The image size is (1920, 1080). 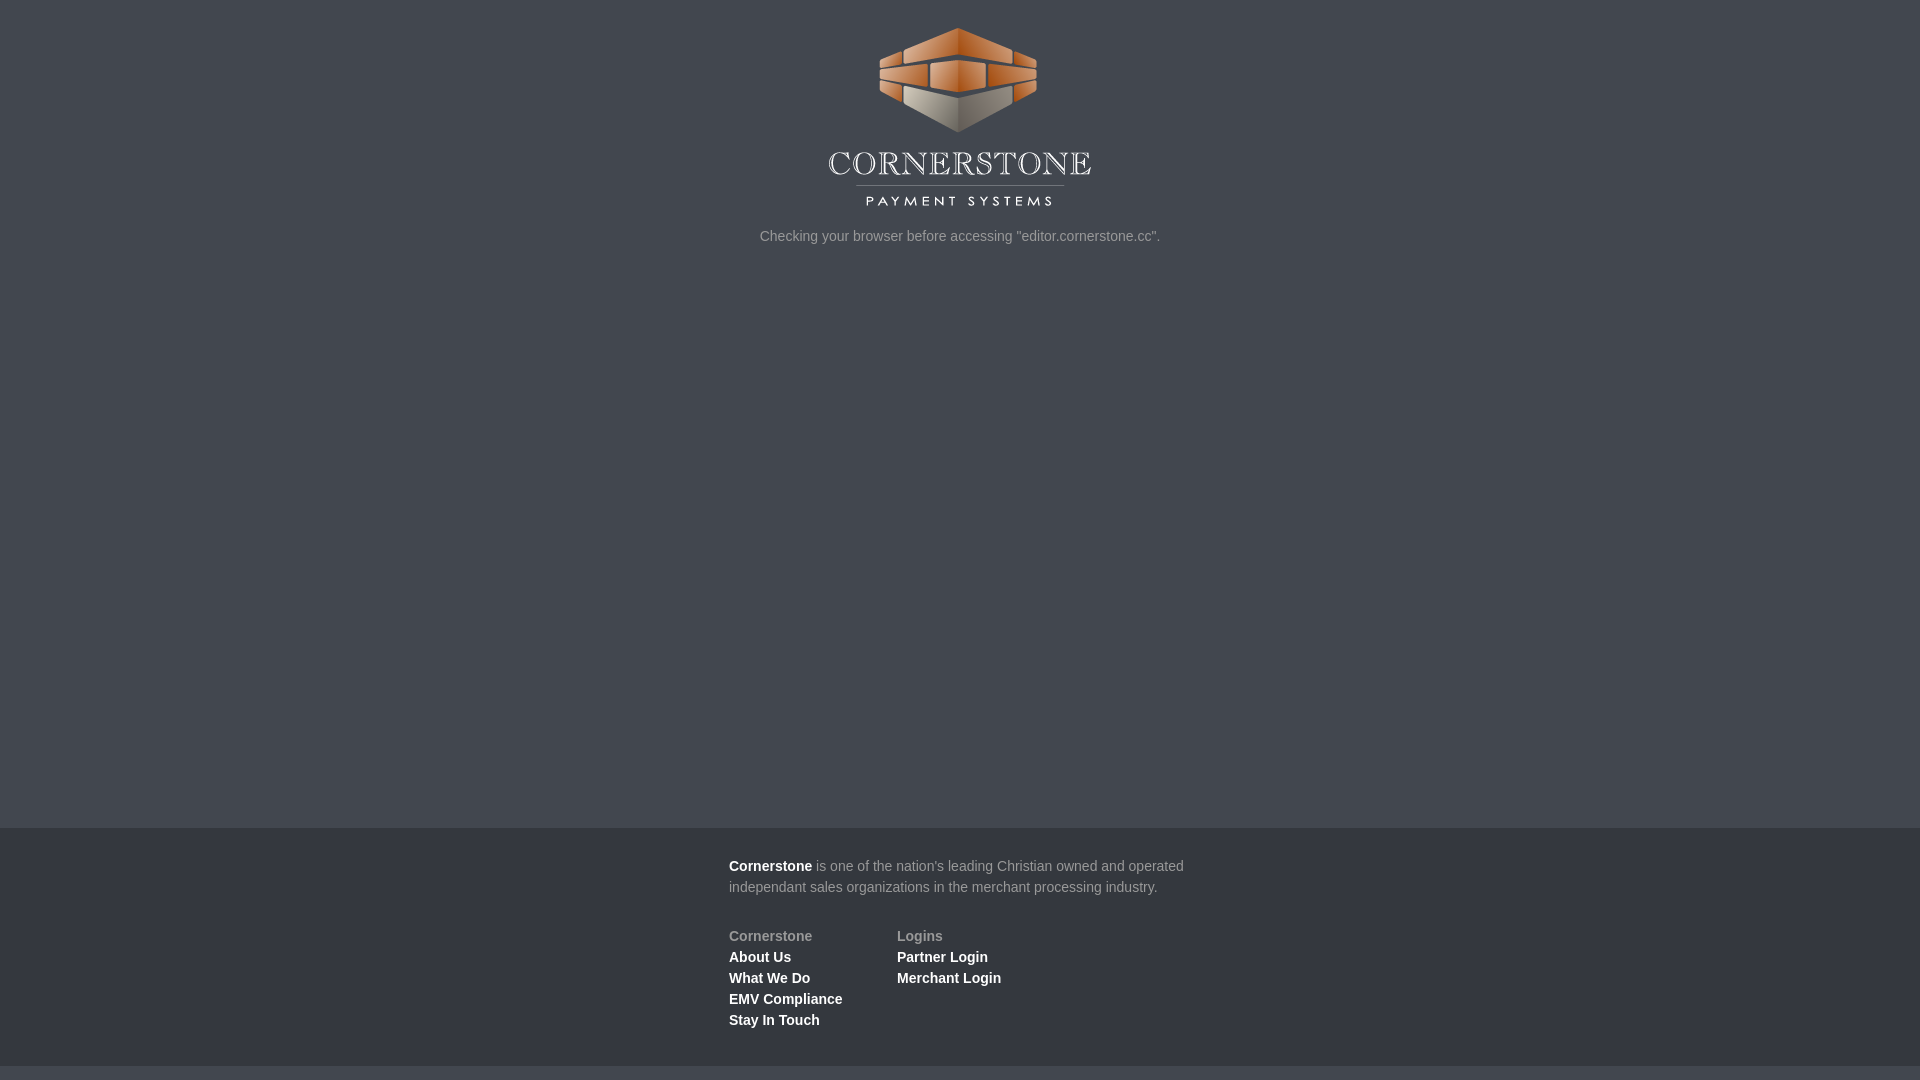 What do you see at coordinates (728, 977) in the screenshot?
I see `'What We Do'` at bounding box center [728, 977].